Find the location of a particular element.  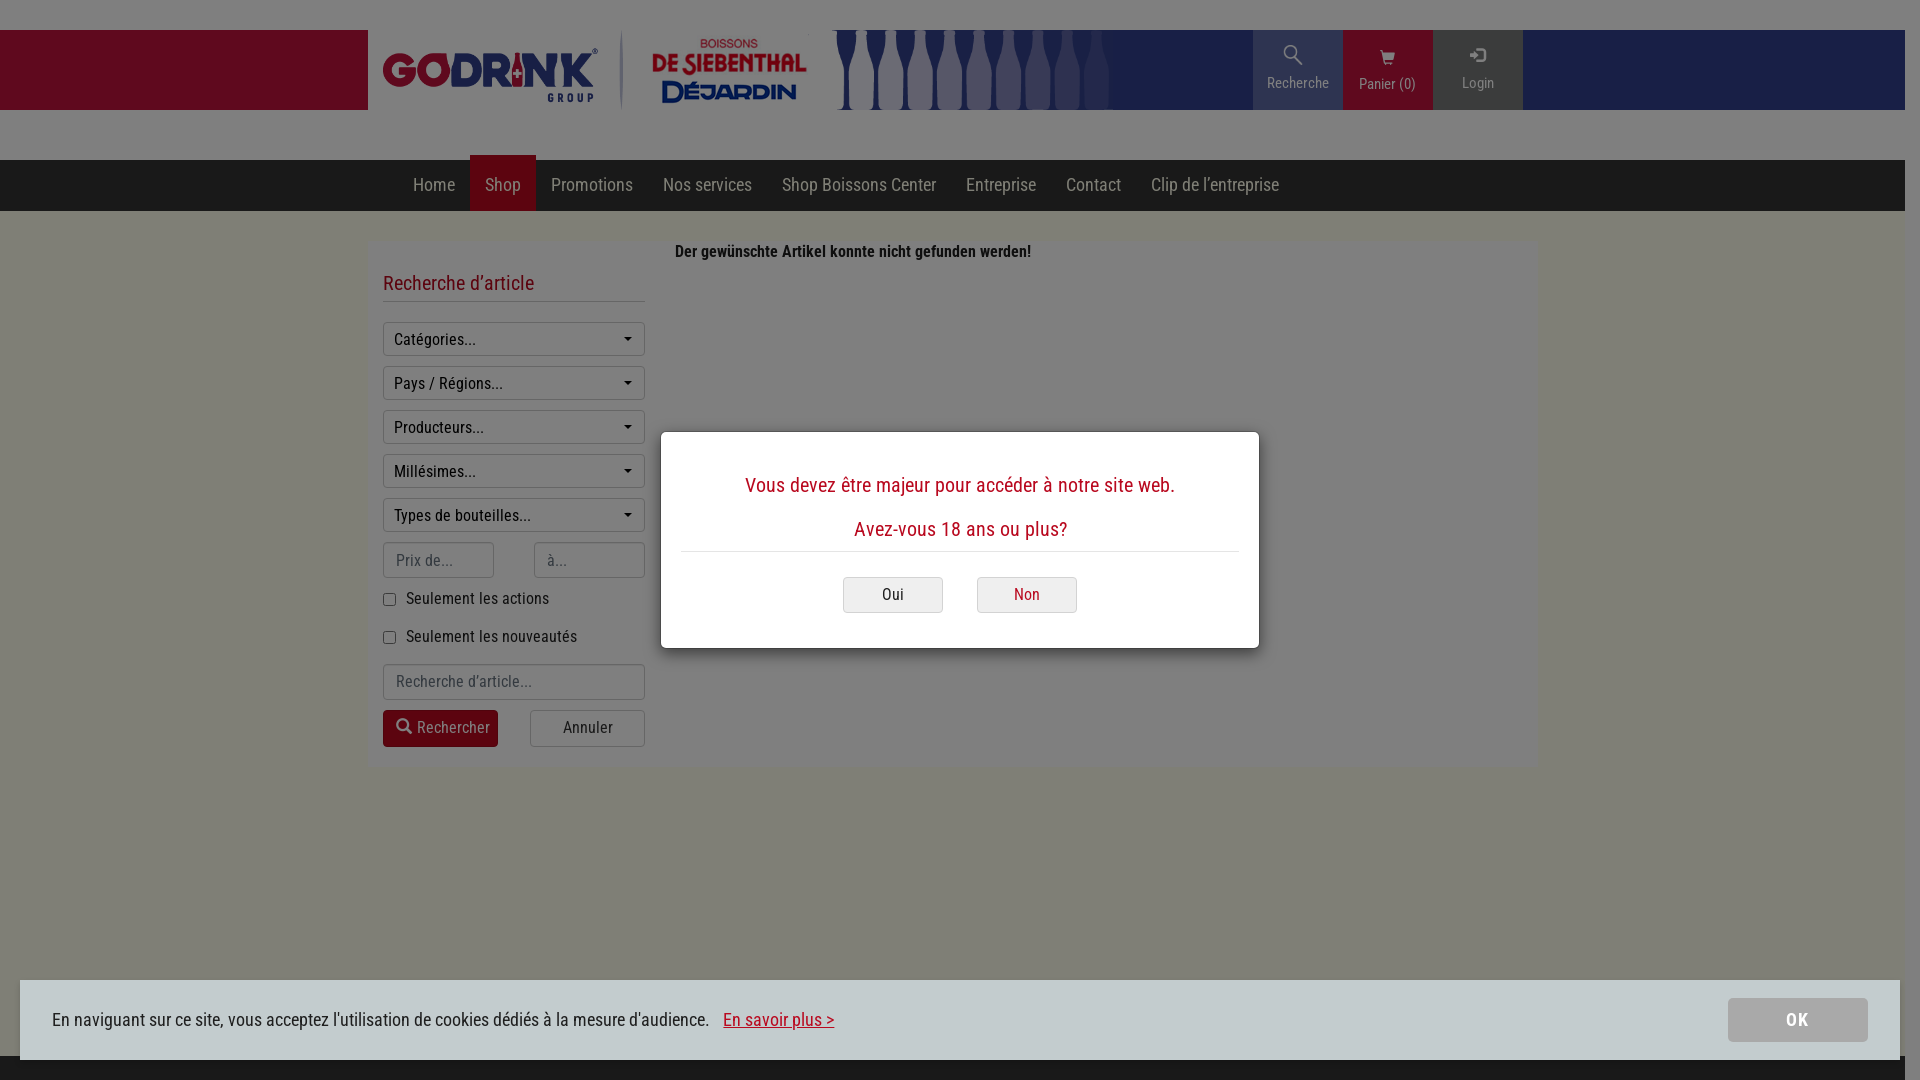

'Panier (0)' is located at coordinates (1386, 81).